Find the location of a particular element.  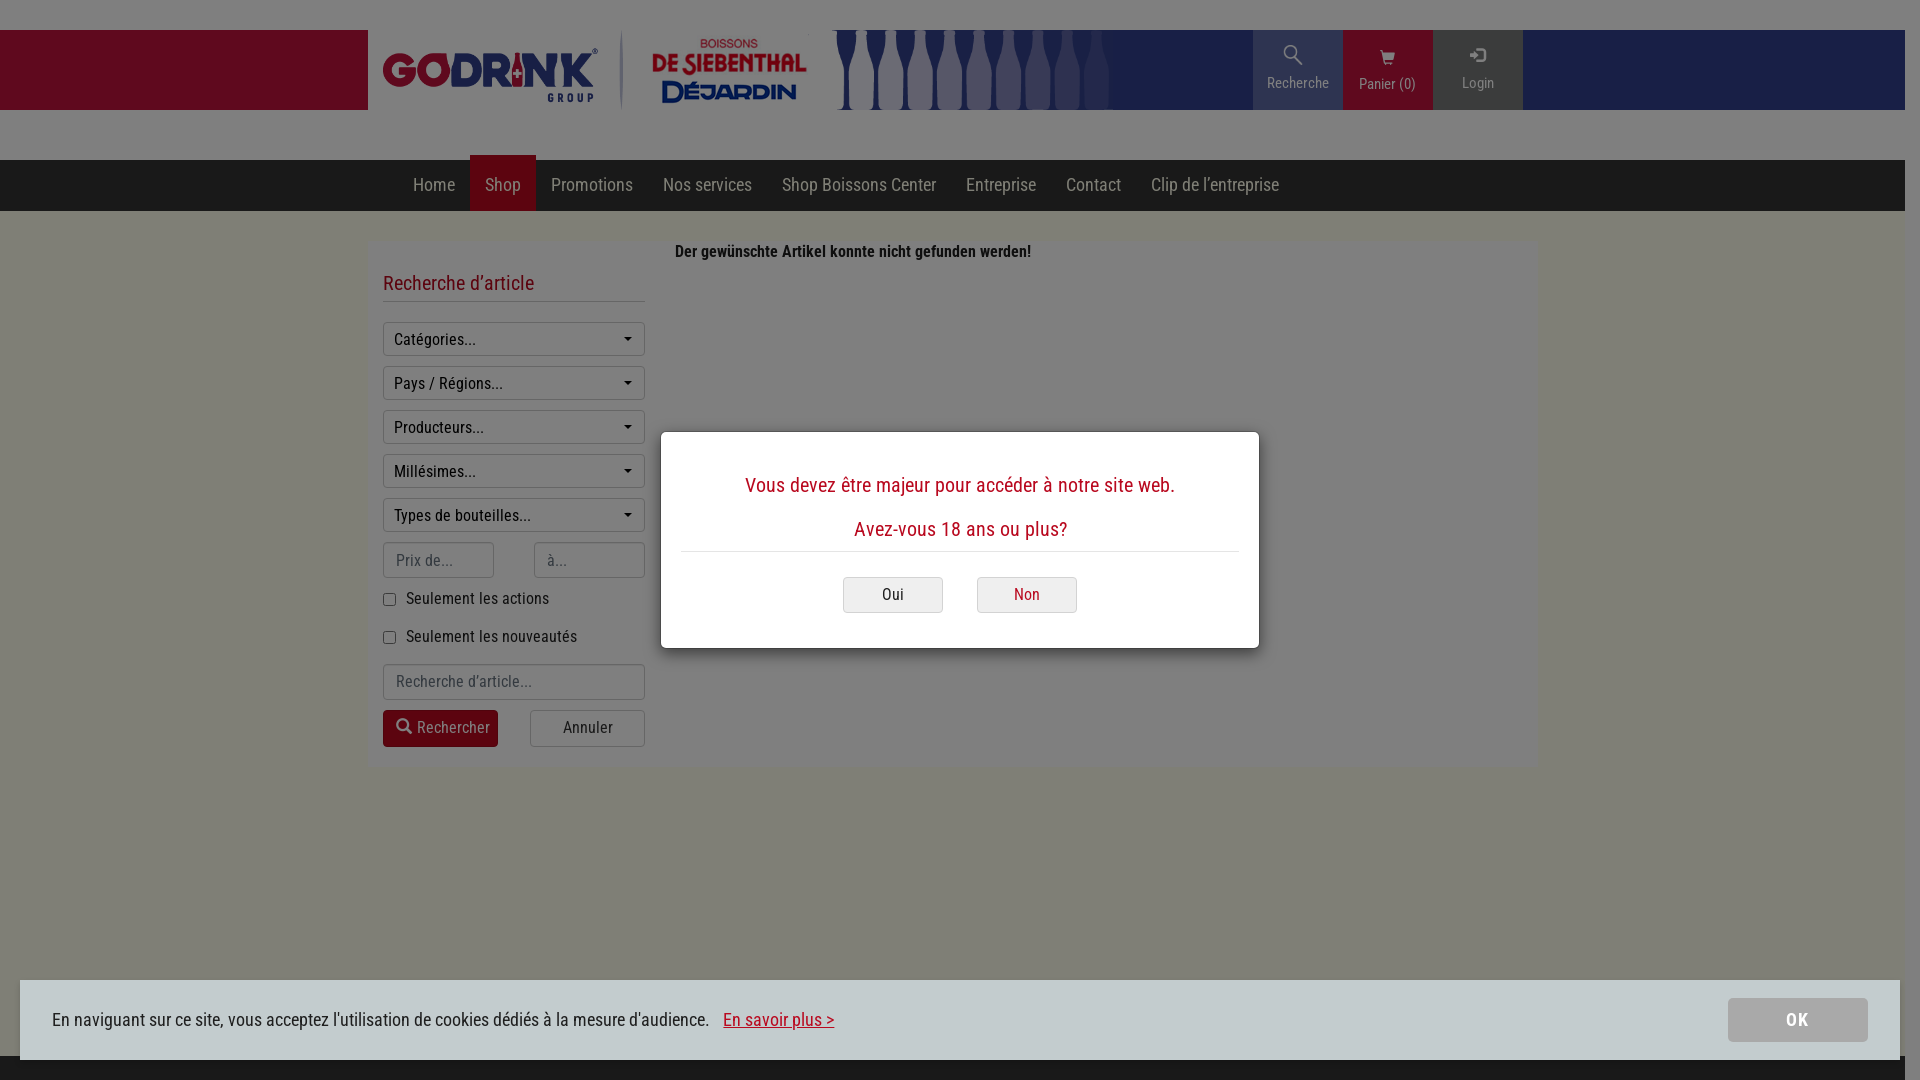

'Panier (0)' is located at coordinates (1386, 81).